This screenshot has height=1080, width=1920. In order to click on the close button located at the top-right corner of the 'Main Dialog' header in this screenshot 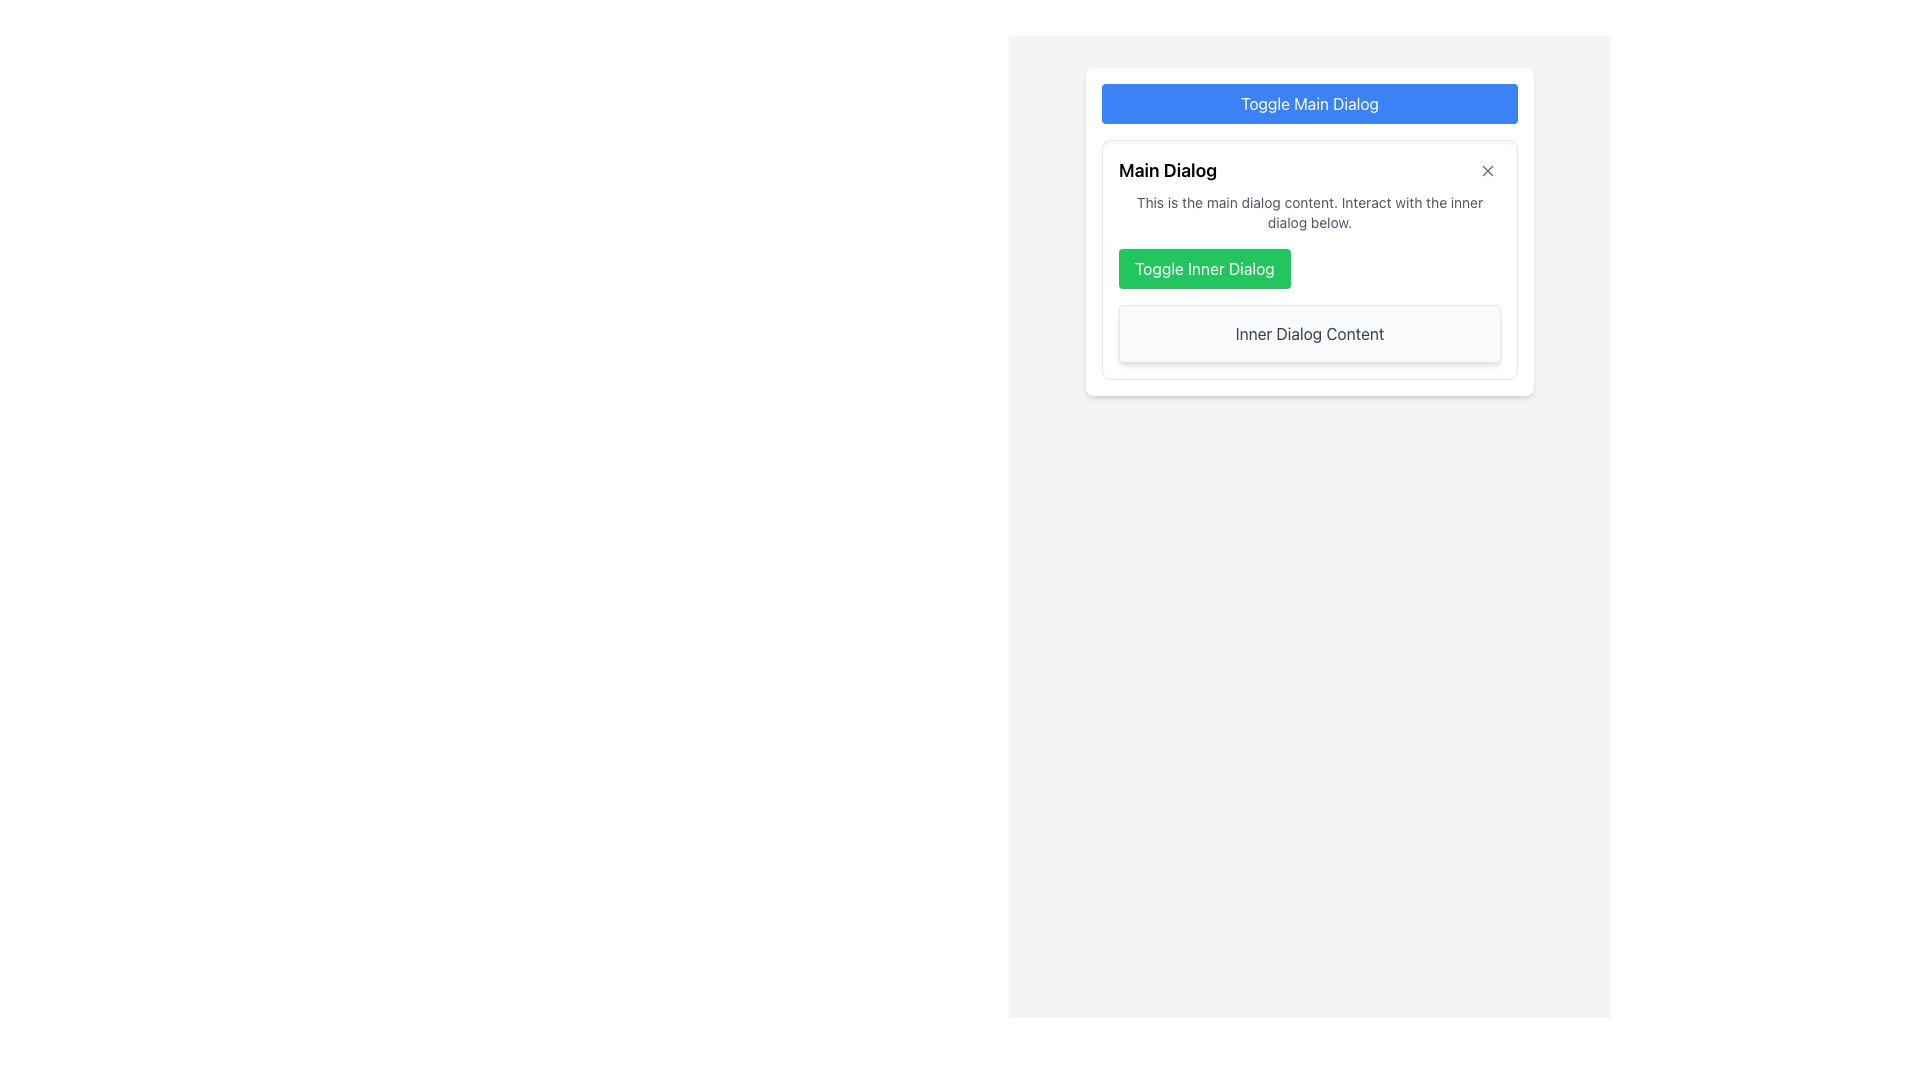, I will do `click(1488, 169)`.